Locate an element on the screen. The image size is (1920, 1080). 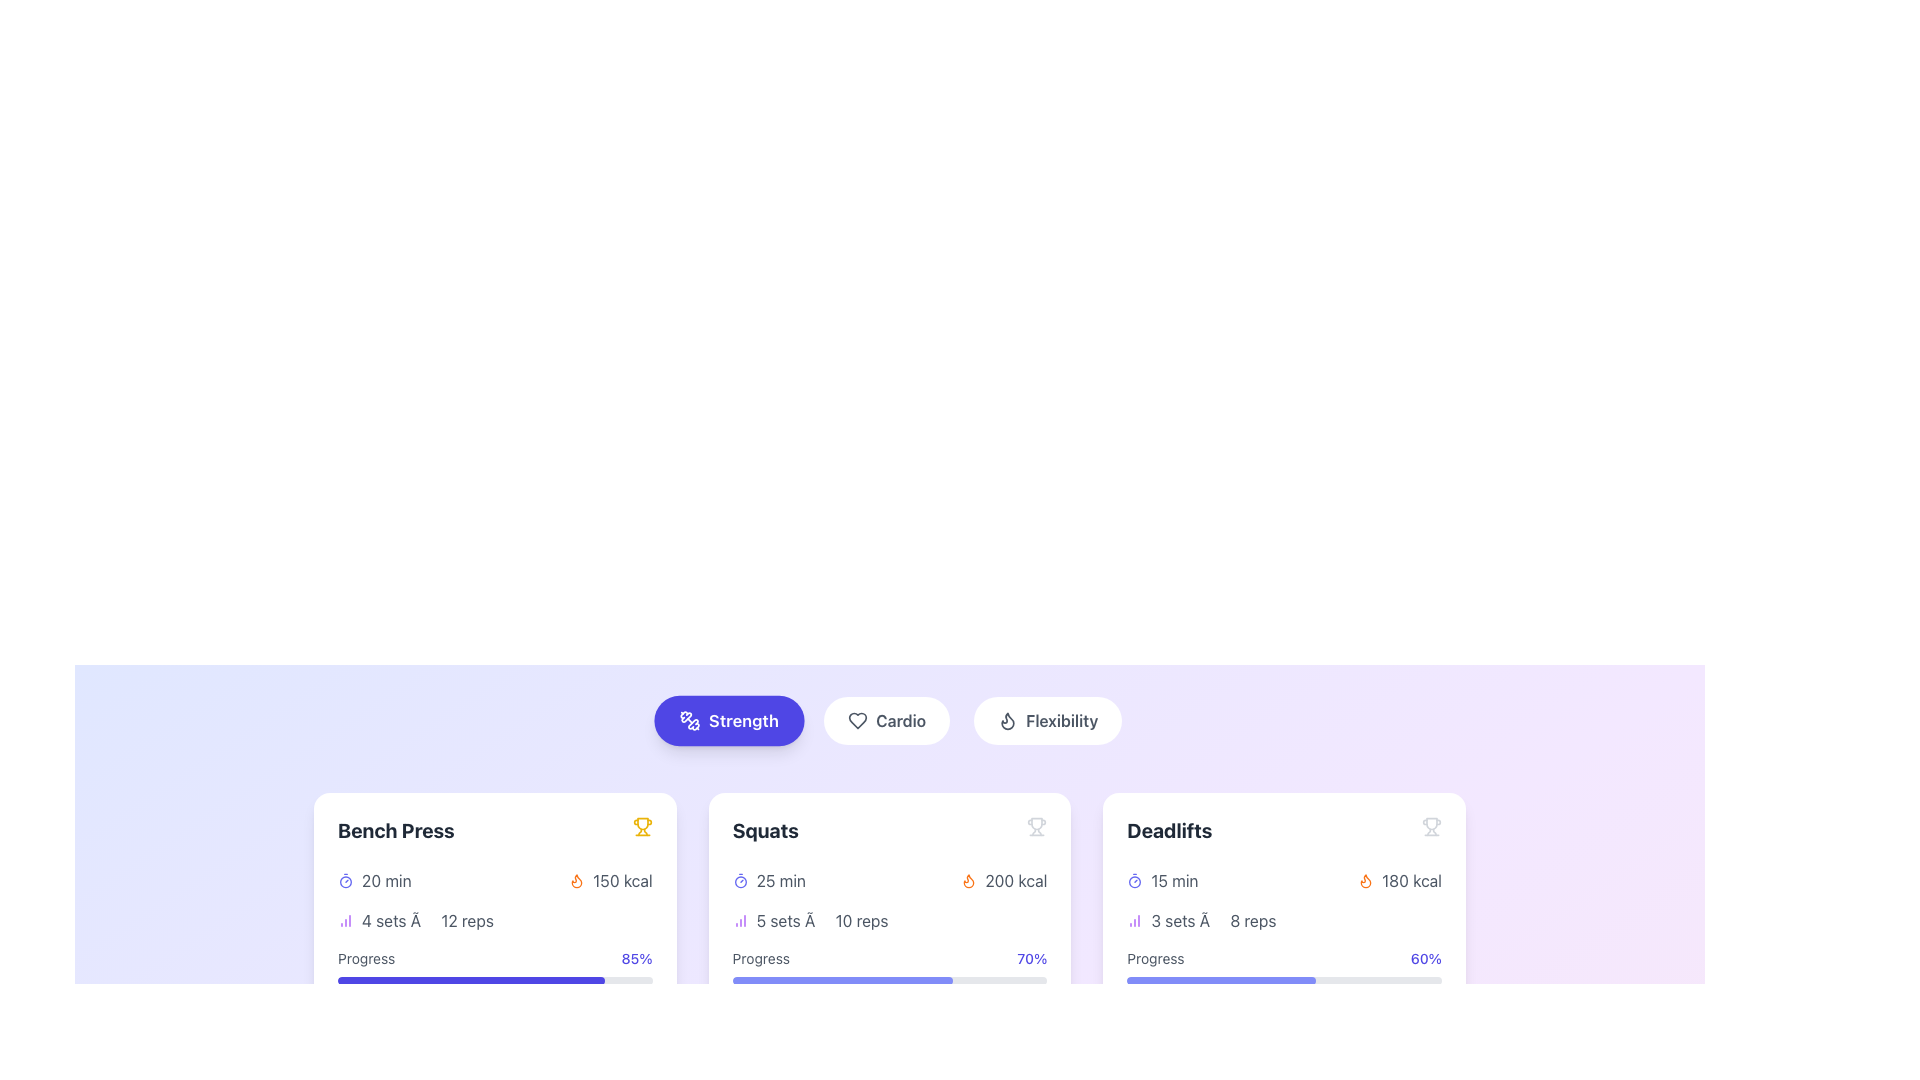
the icon associated with the 'Bench Press' workout set is located at coordinates (495, 921).